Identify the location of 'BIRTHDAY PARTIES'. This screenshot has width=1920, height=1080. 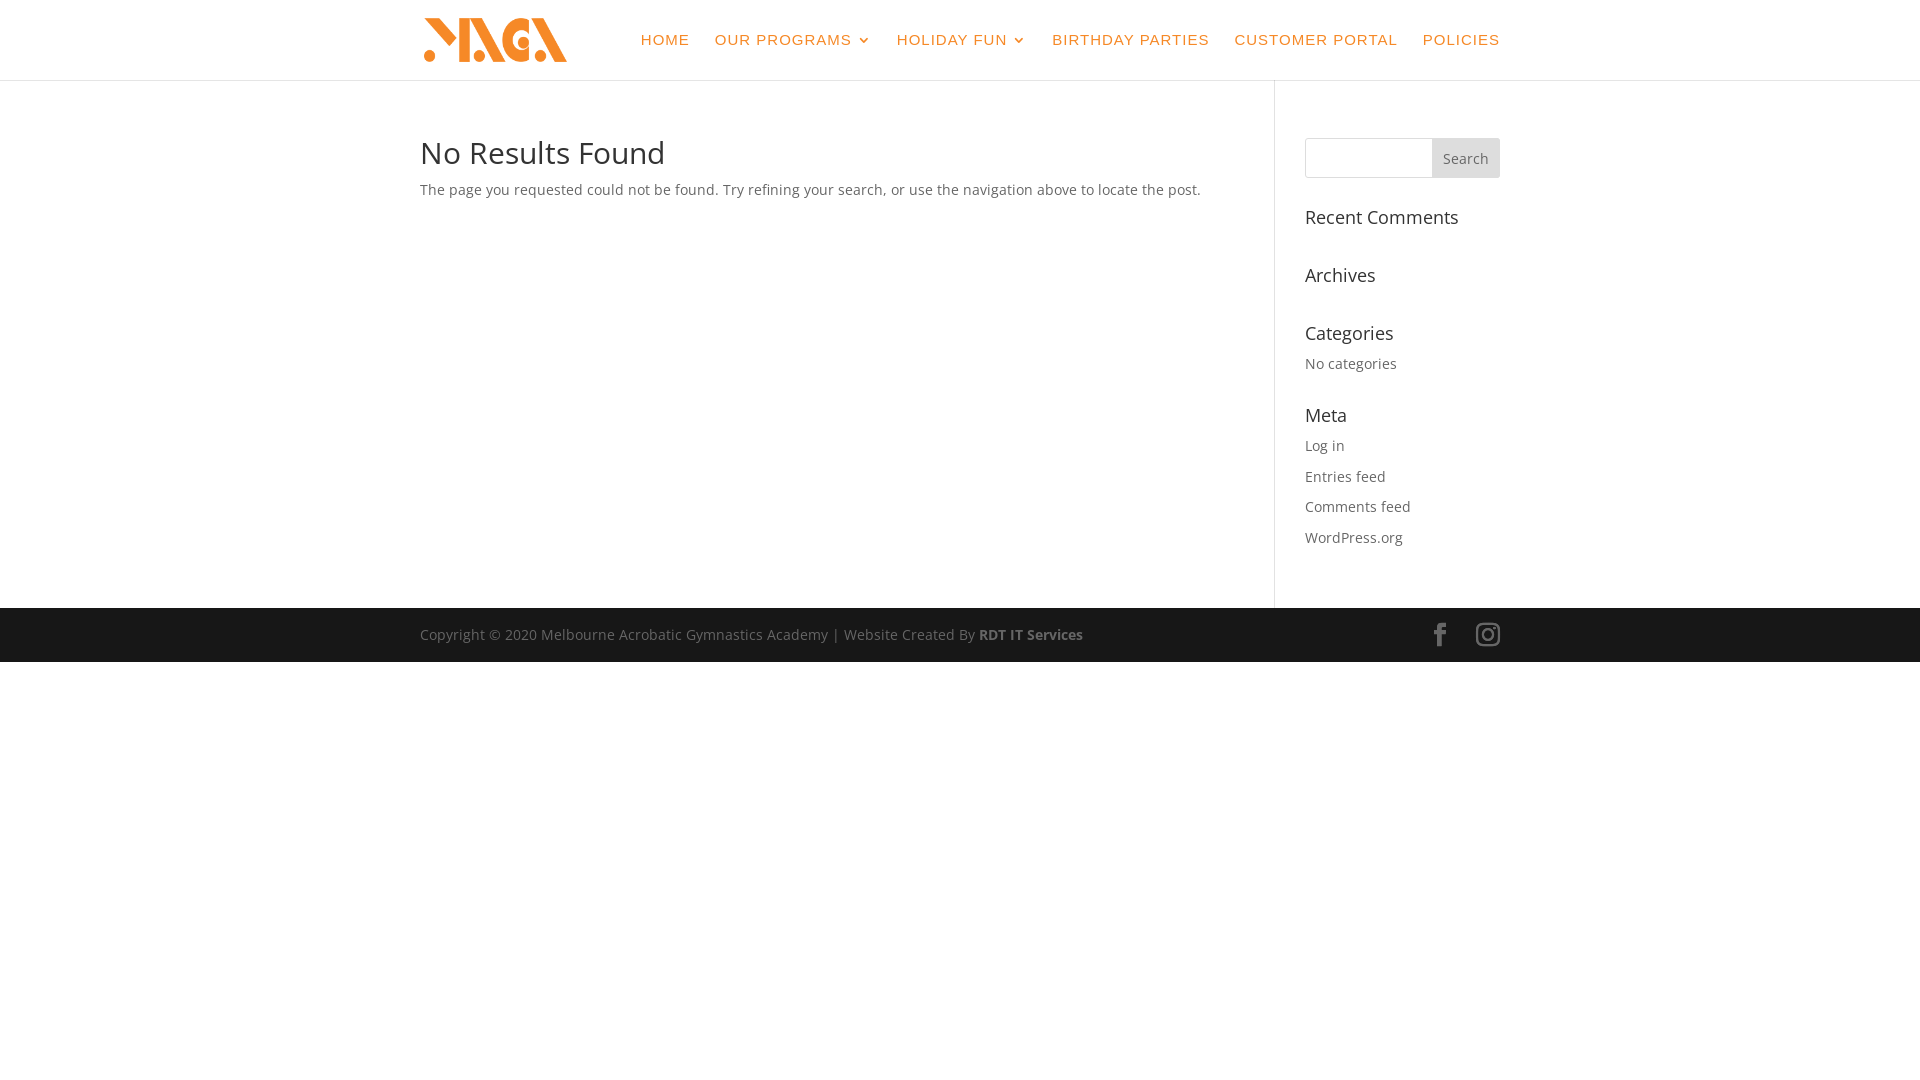
(1130, 55).